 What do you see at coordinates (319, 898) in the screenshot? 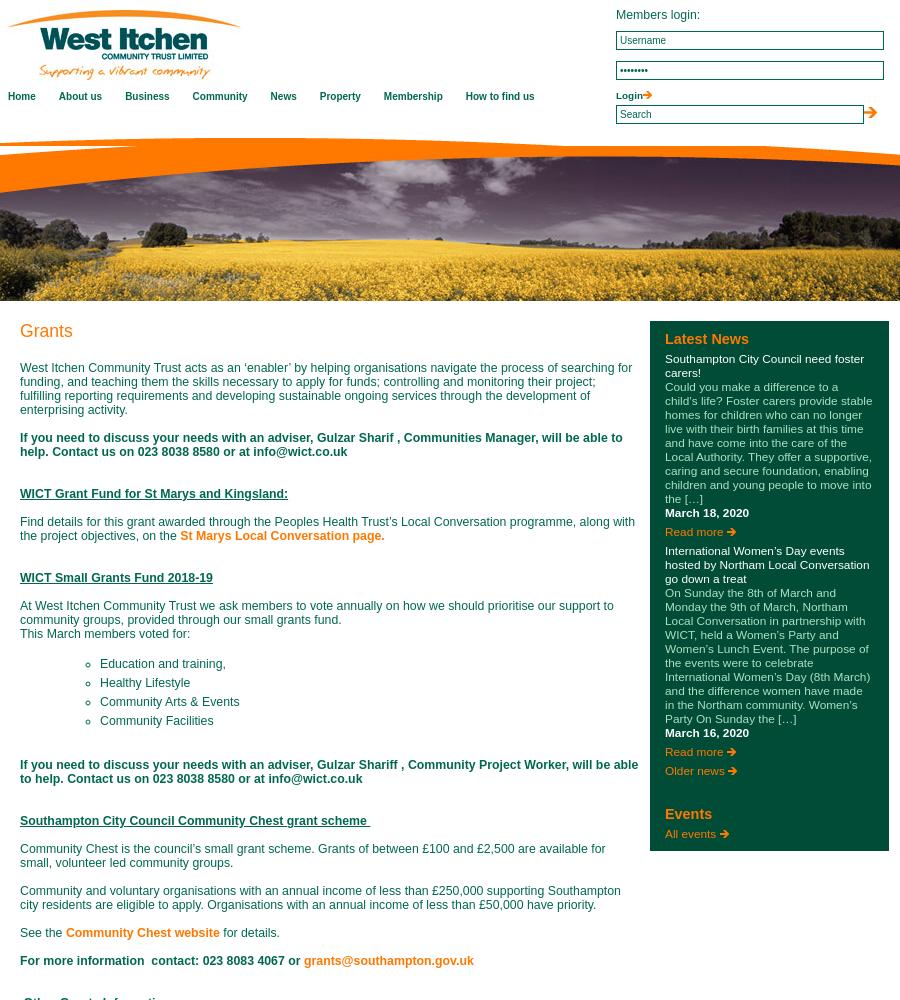
I see `'Community and voluntary organisations with an annual income of less than £250,000 supporting Southampton city residents are eligible to apply. Organisations with an annual income of less than £50,000 have priority.'` at bounding box center [319, 898].